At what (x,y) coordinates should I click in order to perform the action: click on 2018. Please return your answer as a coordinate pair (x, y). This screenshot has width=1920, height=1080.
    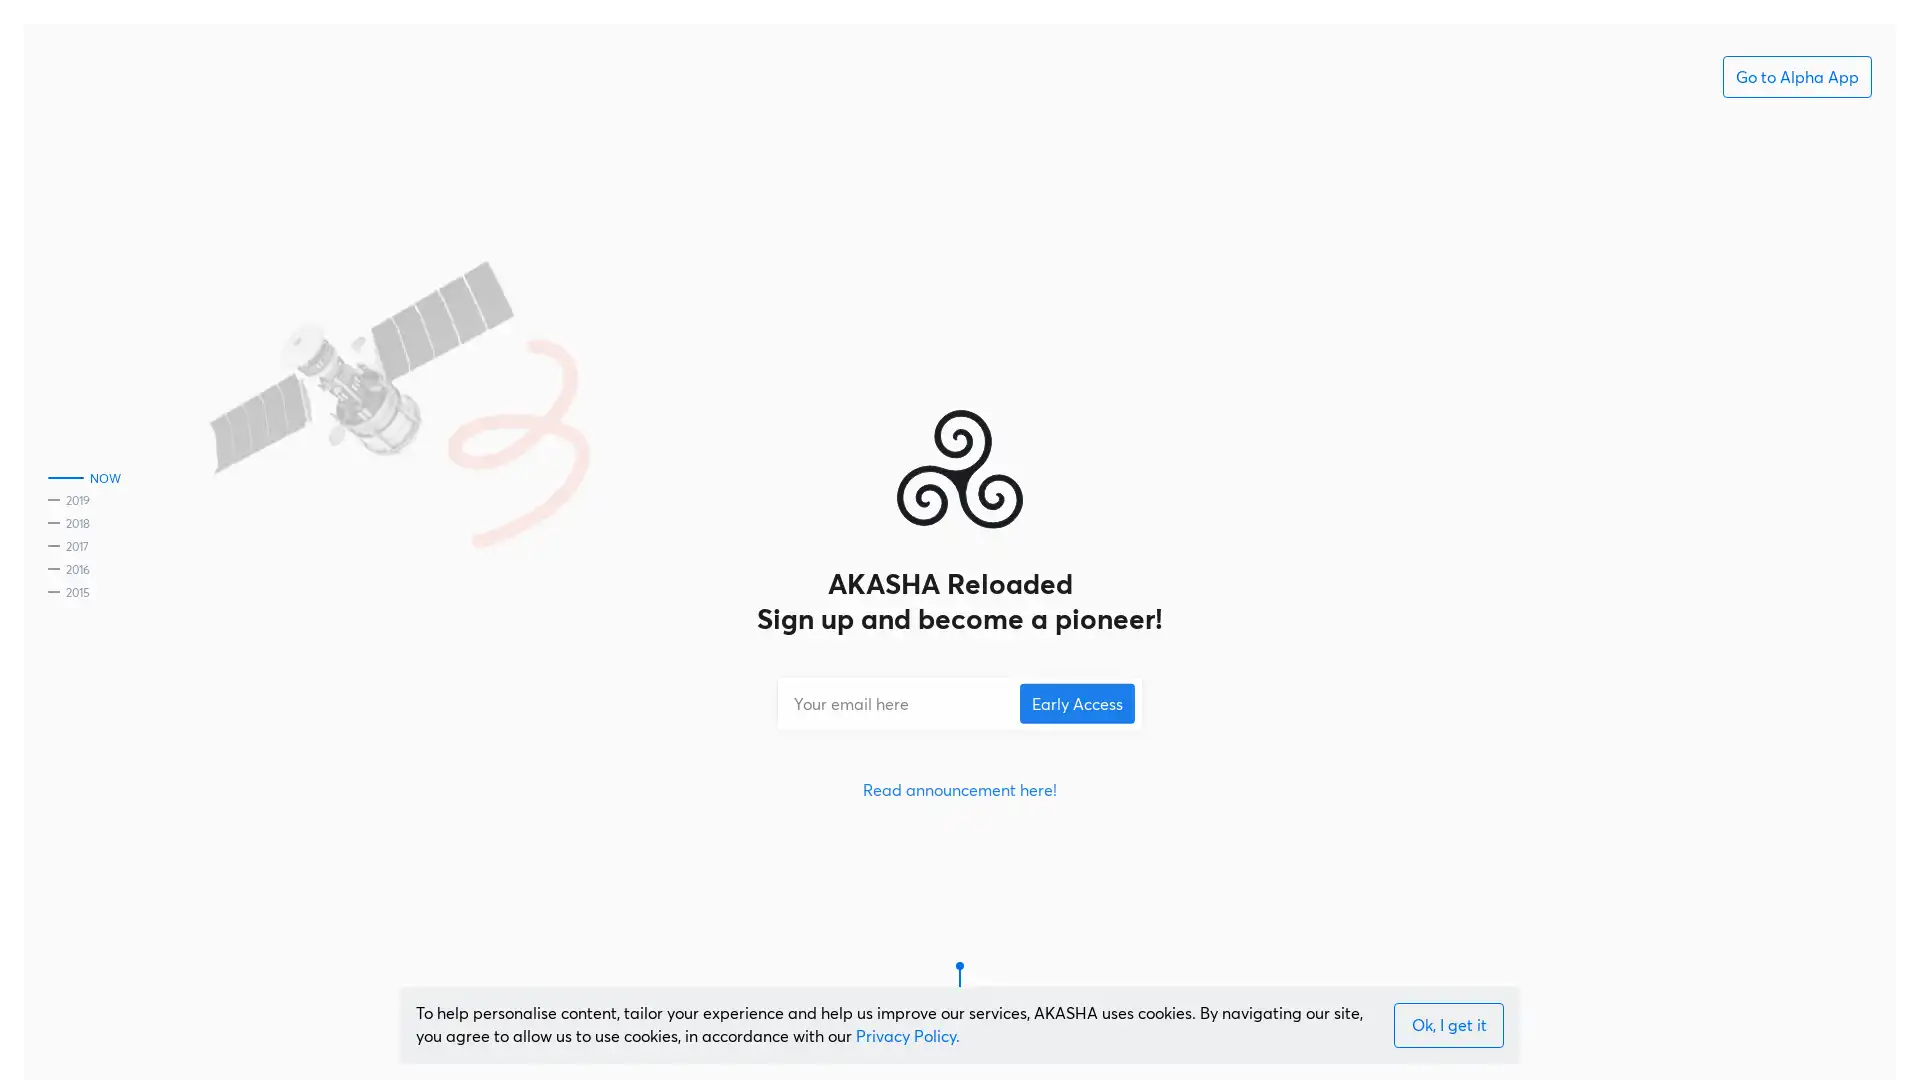
    Looking at the image, I should click on (68, 524).